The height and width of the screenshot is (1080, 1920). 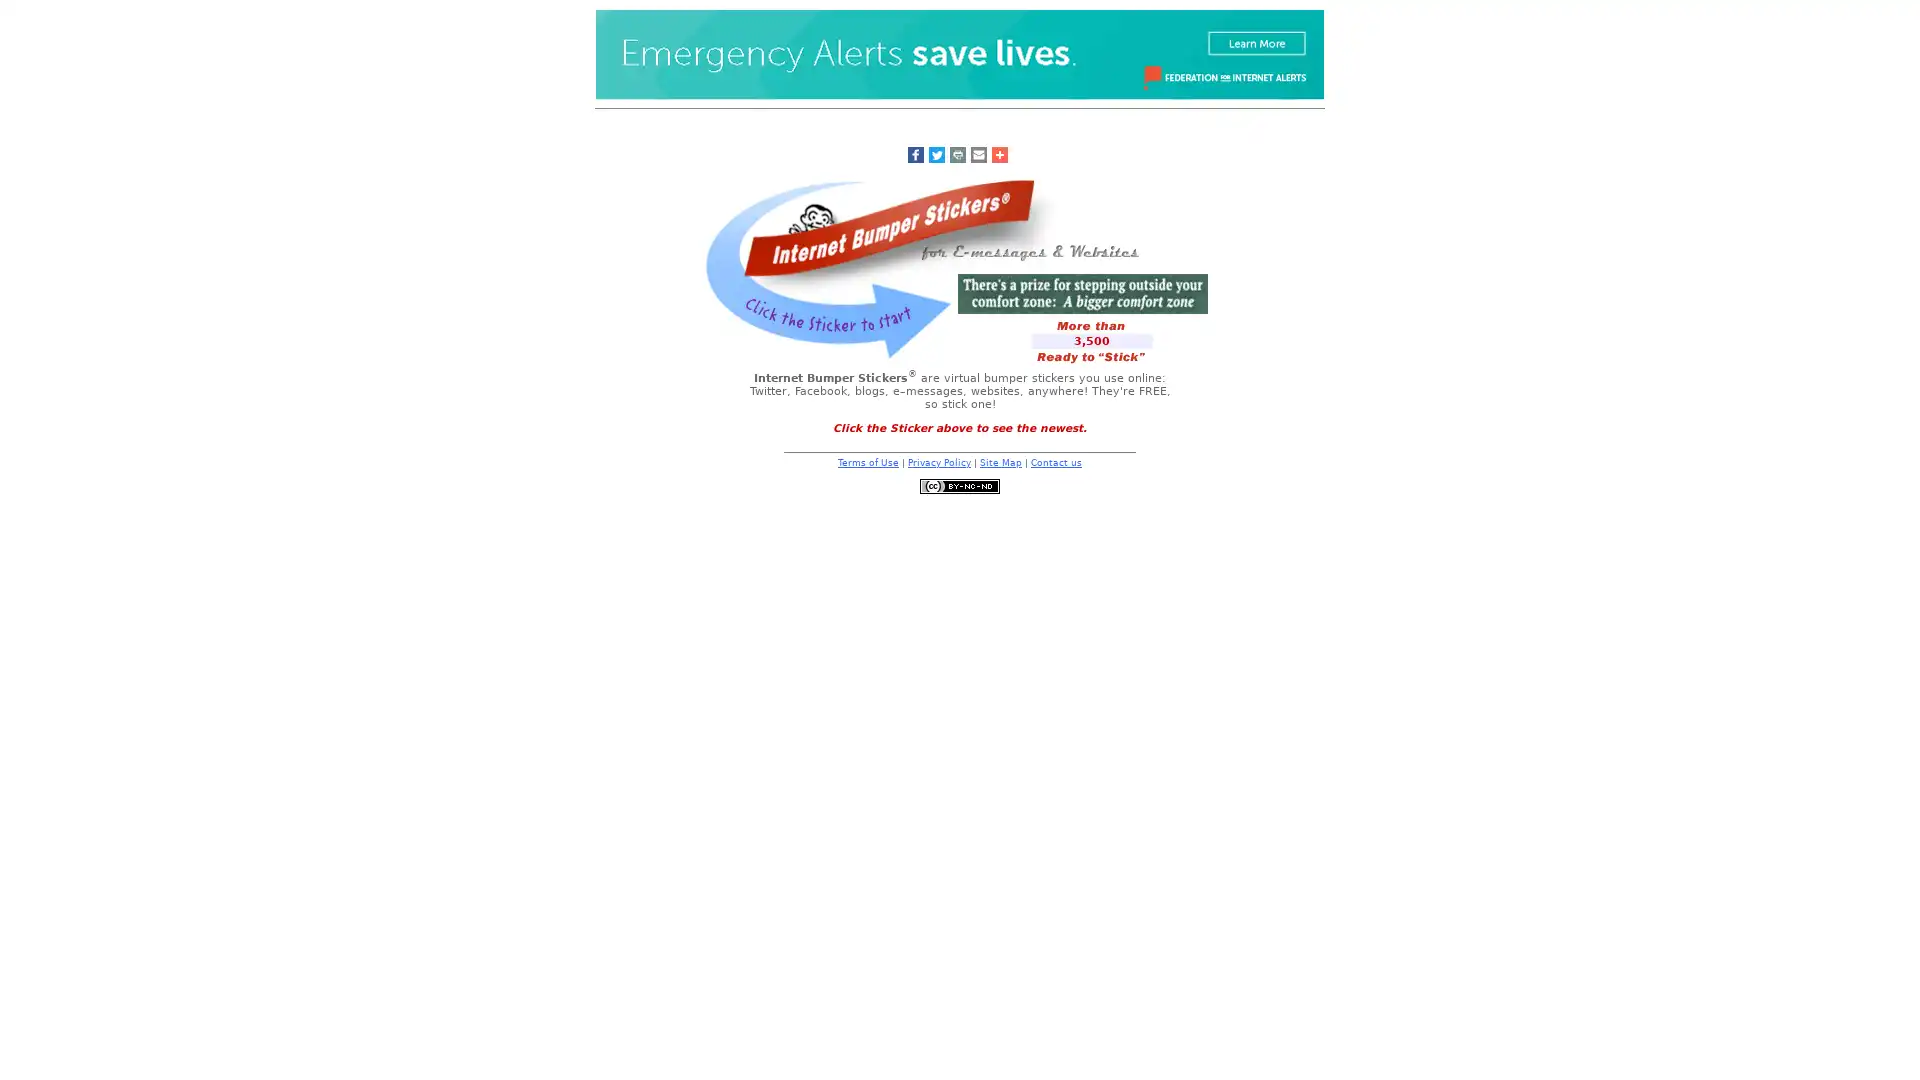 What do you see at coordinates (914, 153) in the screenshot?
I see `Share to Facebook` at bounding box center [914, 153].